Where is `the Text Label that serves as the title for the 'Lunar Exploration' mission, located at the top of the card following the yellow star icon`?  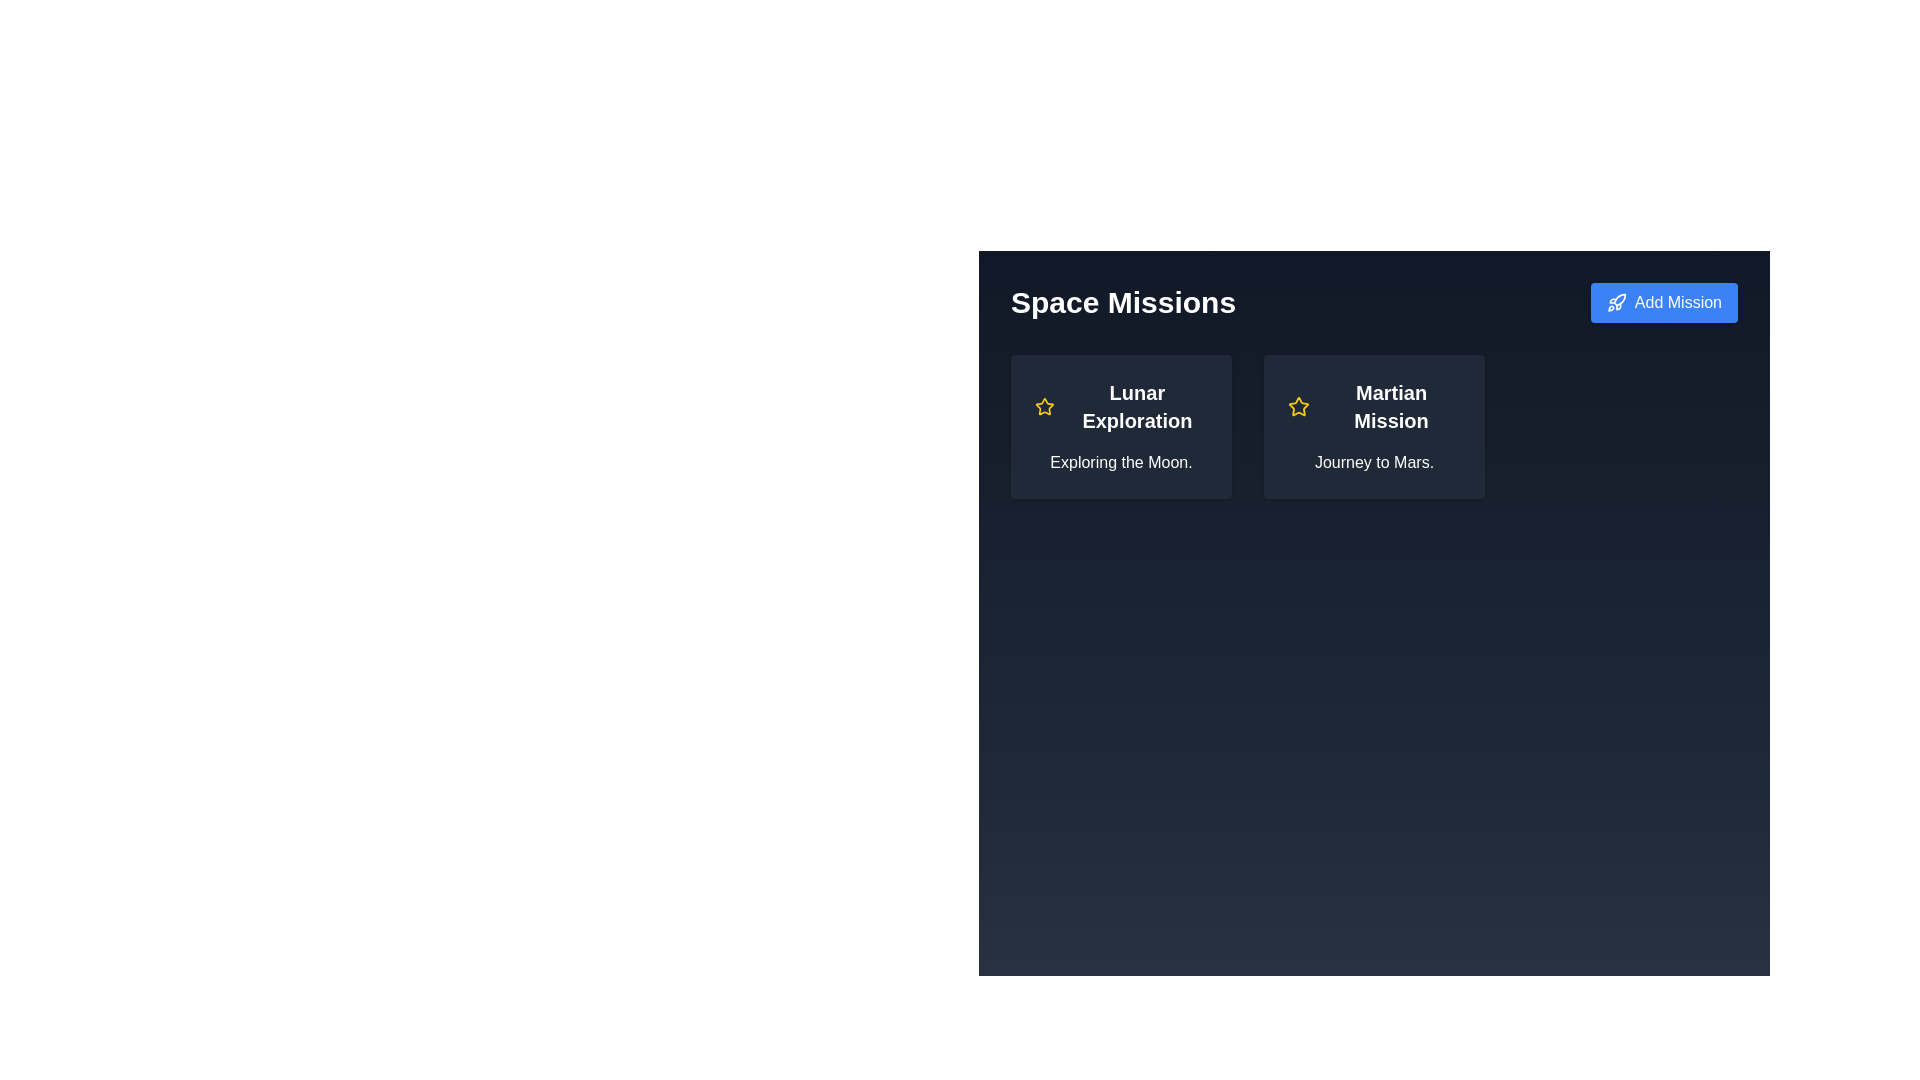 the Text Label that serves as the title for the 'Lunar Exploration' mission, located at the top of the card following the yellow star icon is located at coordinates (1121, 406).